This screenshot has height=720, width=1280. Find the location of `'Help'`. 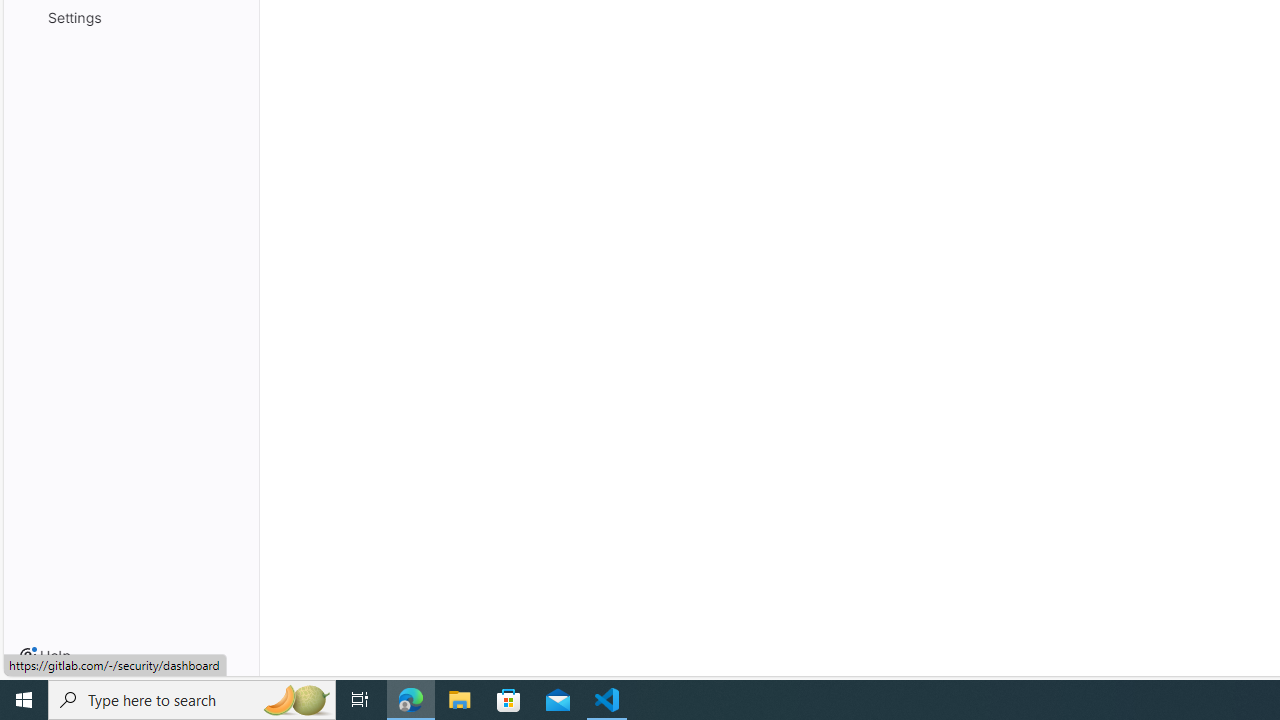

'Help' is located at coordinates (45, 655).